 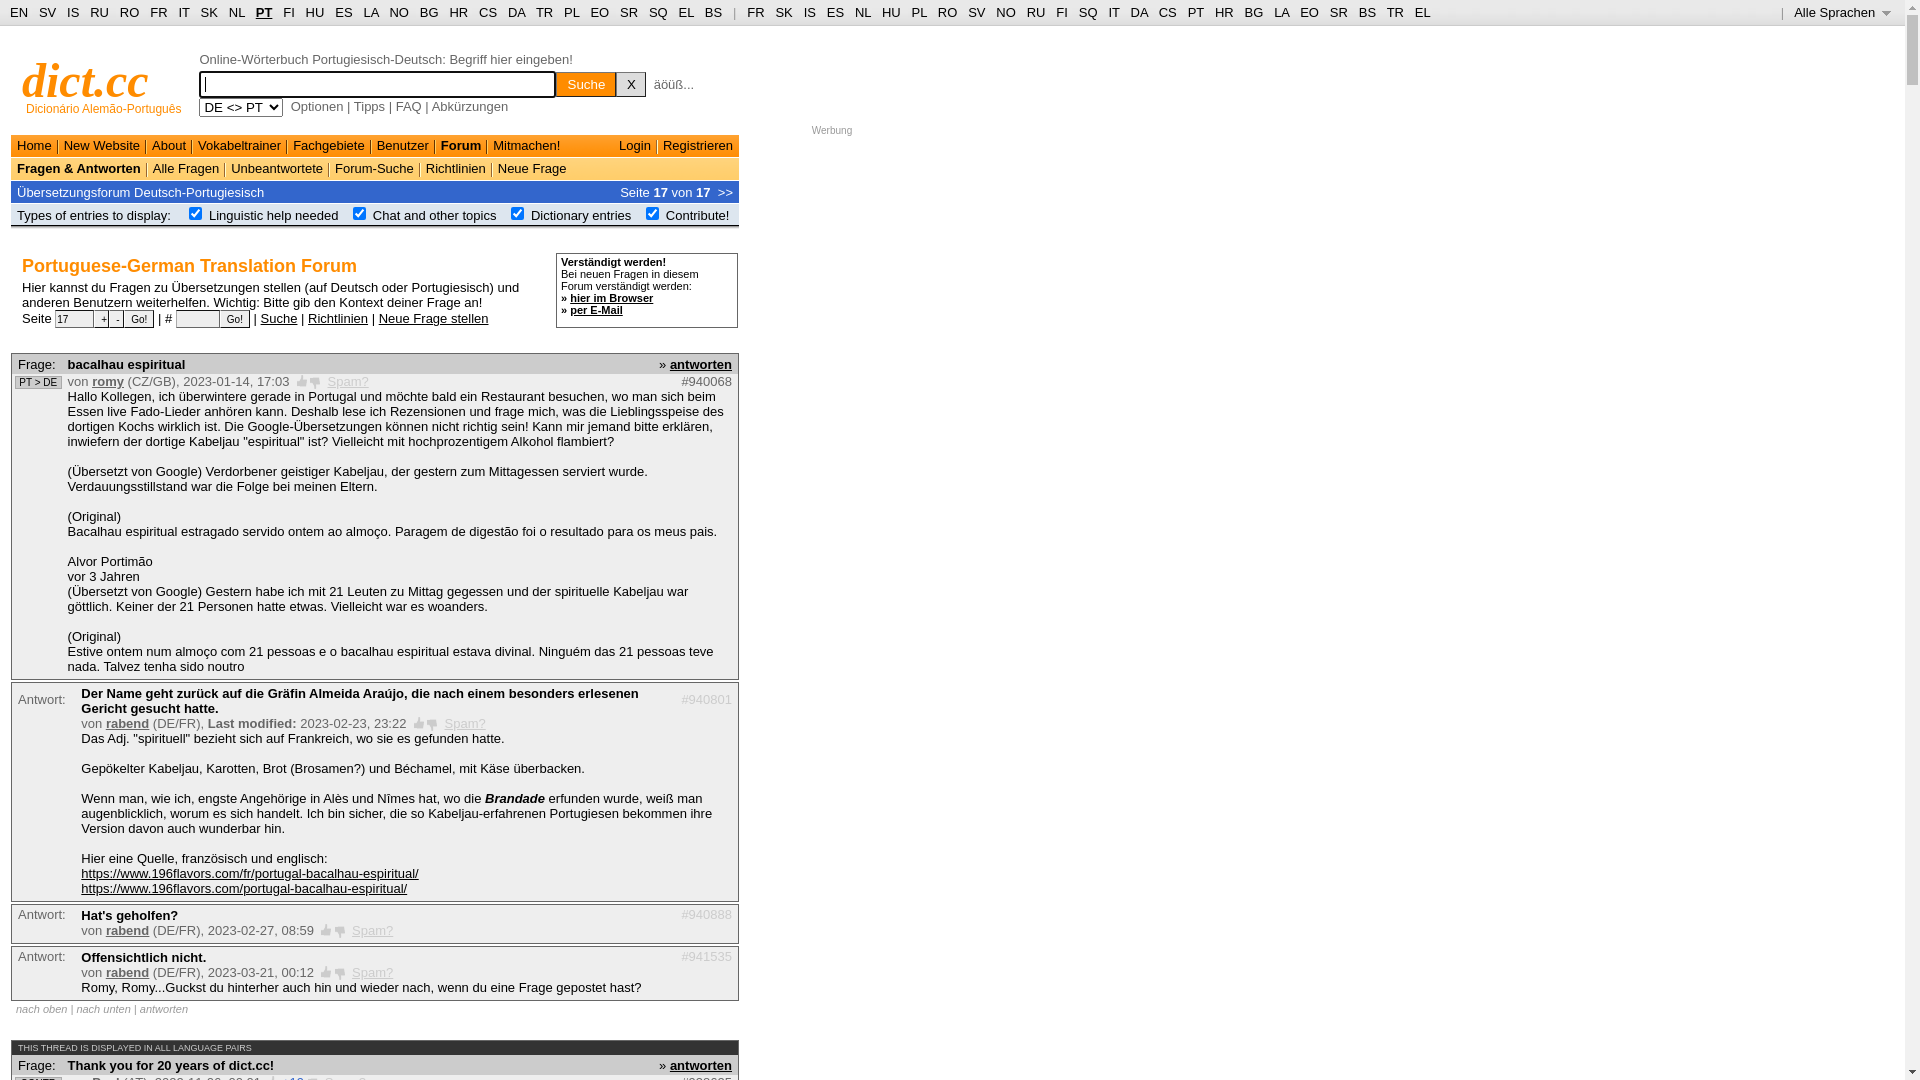 I want to click on 'Forum', so click(x=459, y=144).